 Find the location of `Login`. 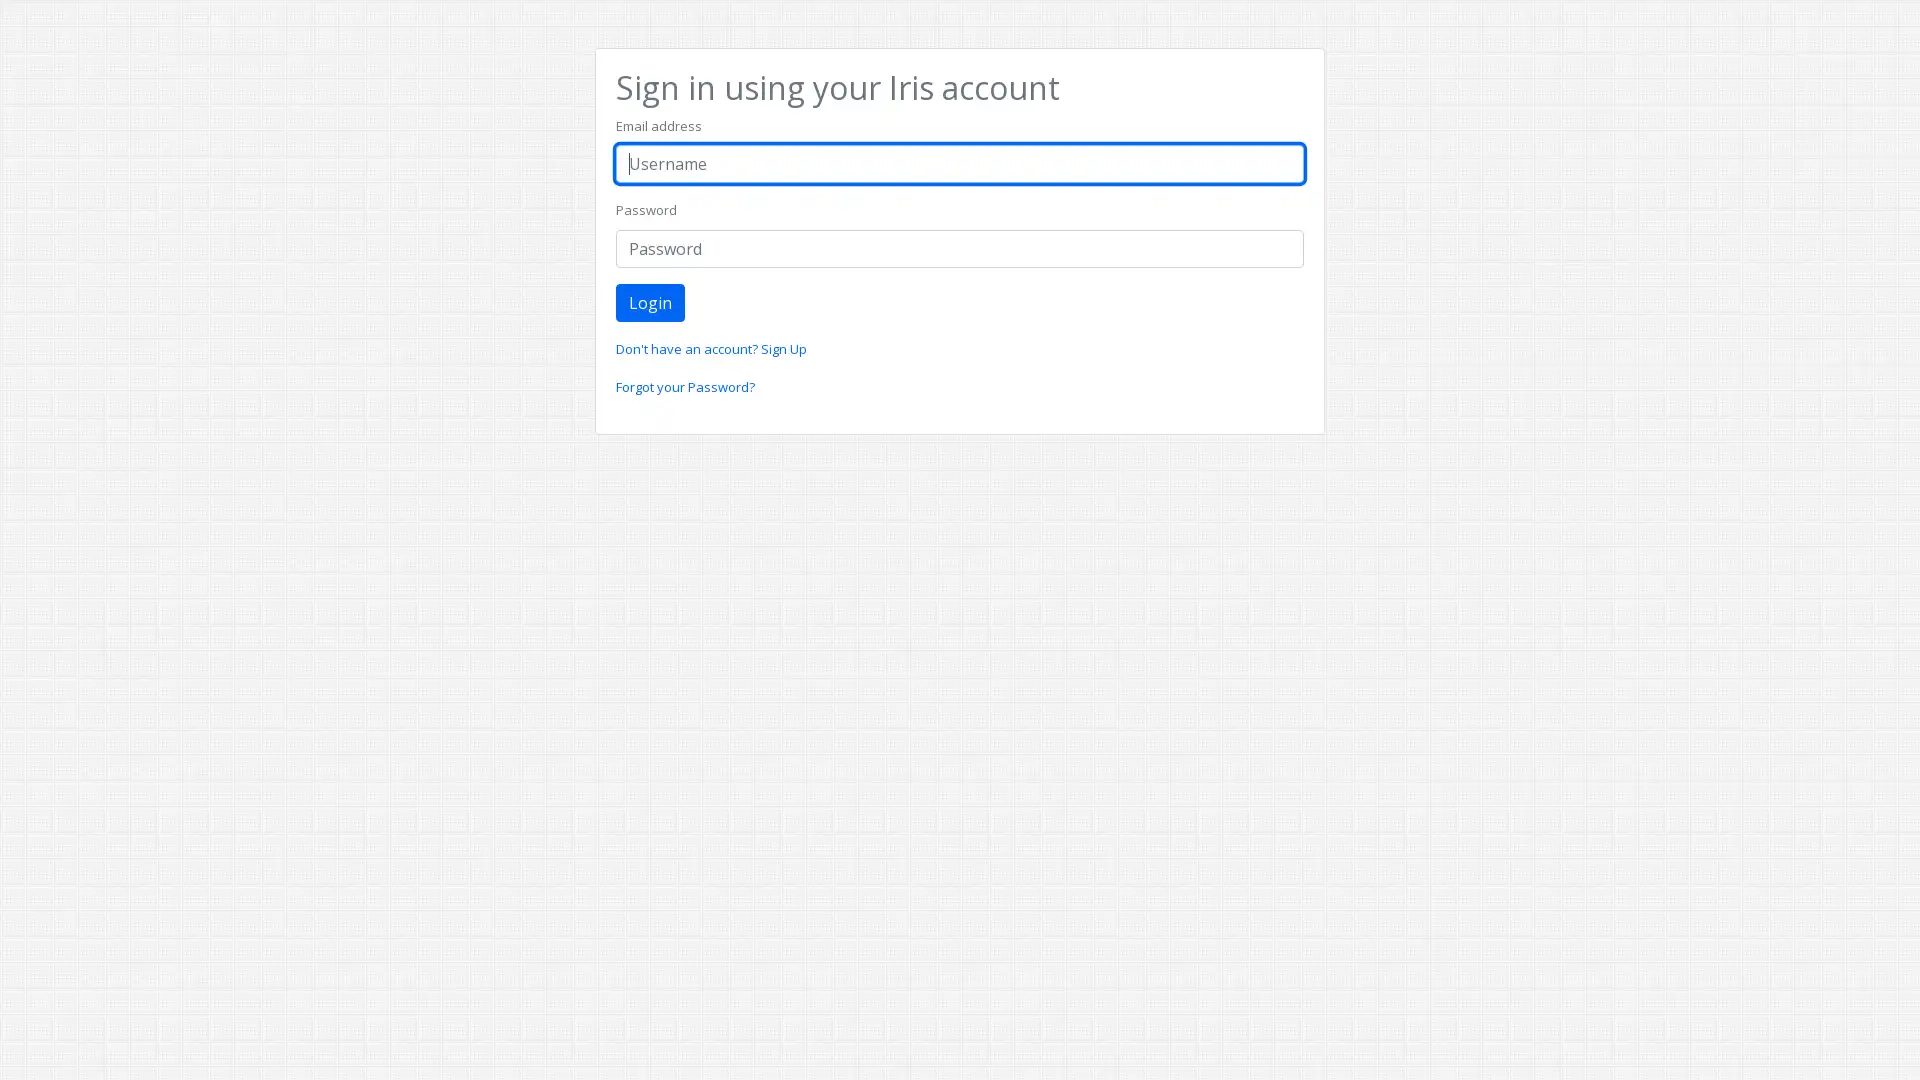

Login is located at coordinates (650, 301).